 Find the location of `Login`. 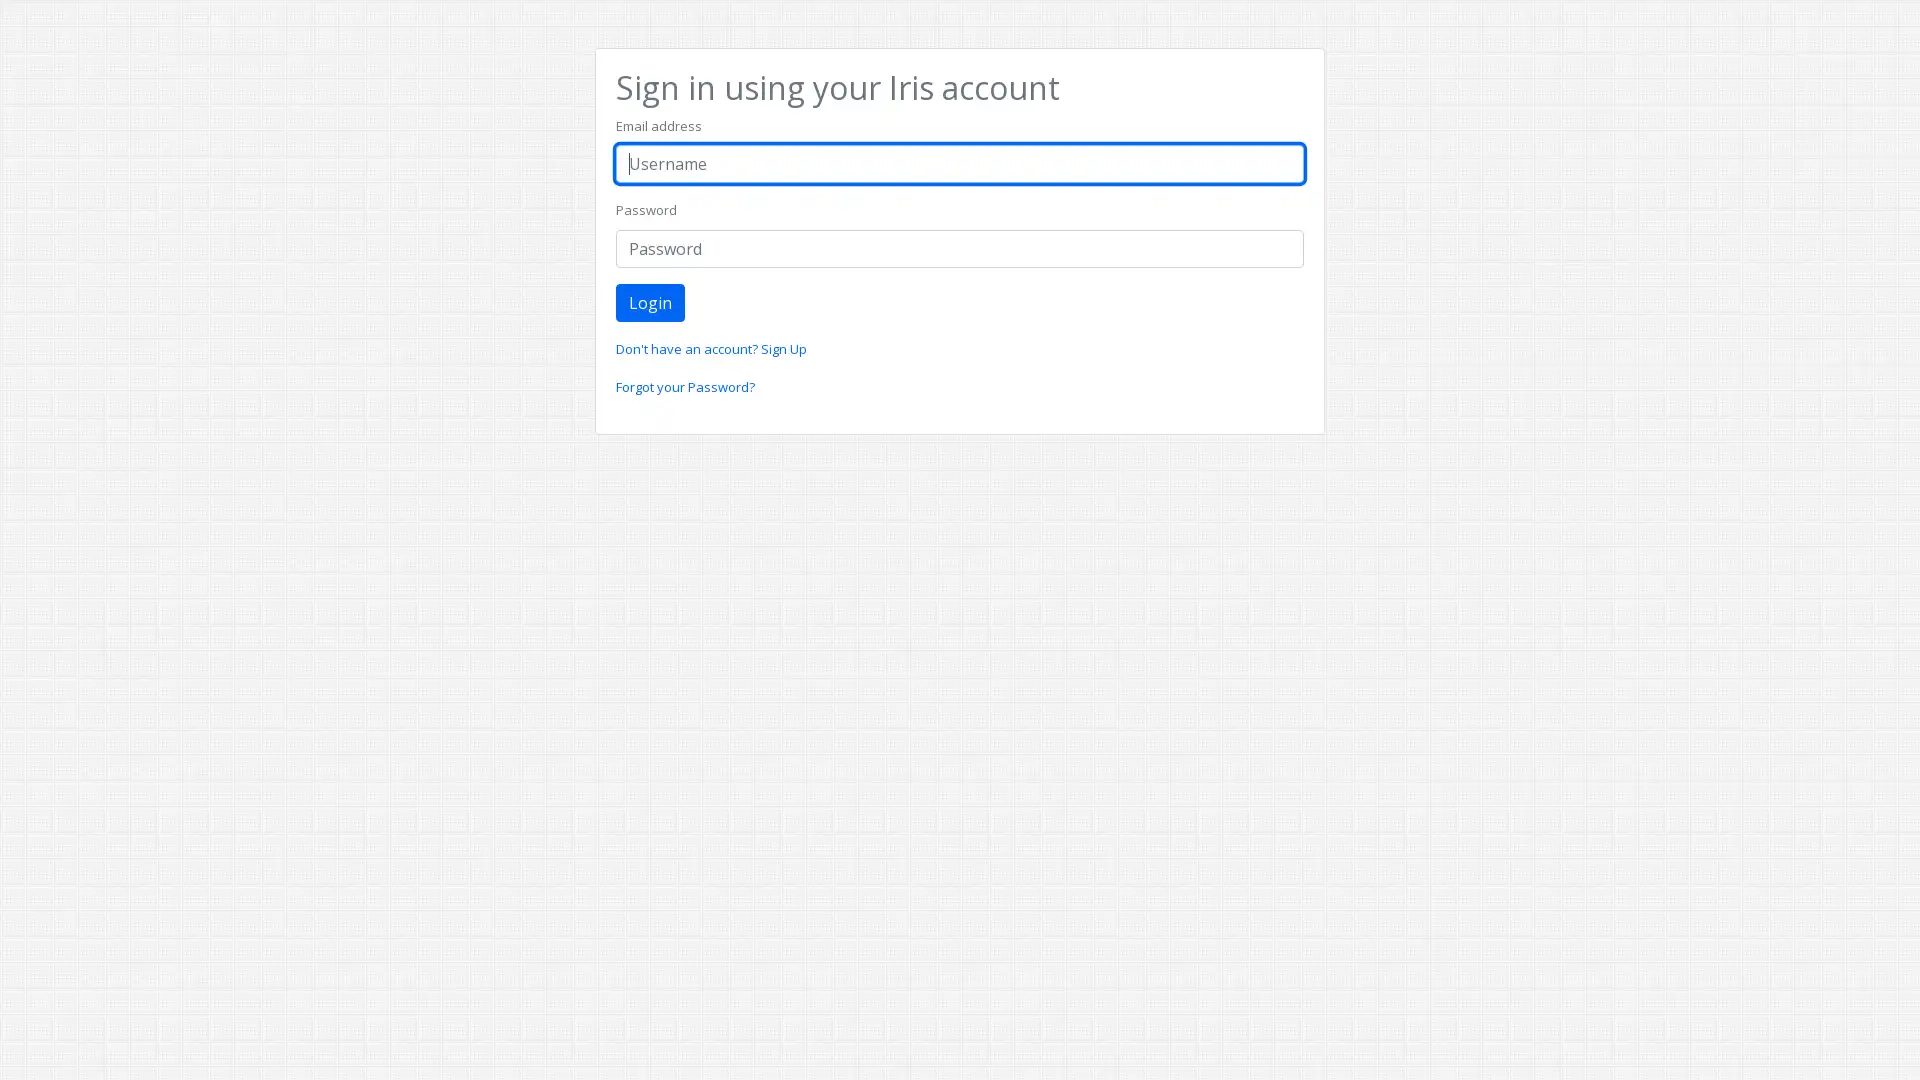

Login is located at coordinates (650, 301).